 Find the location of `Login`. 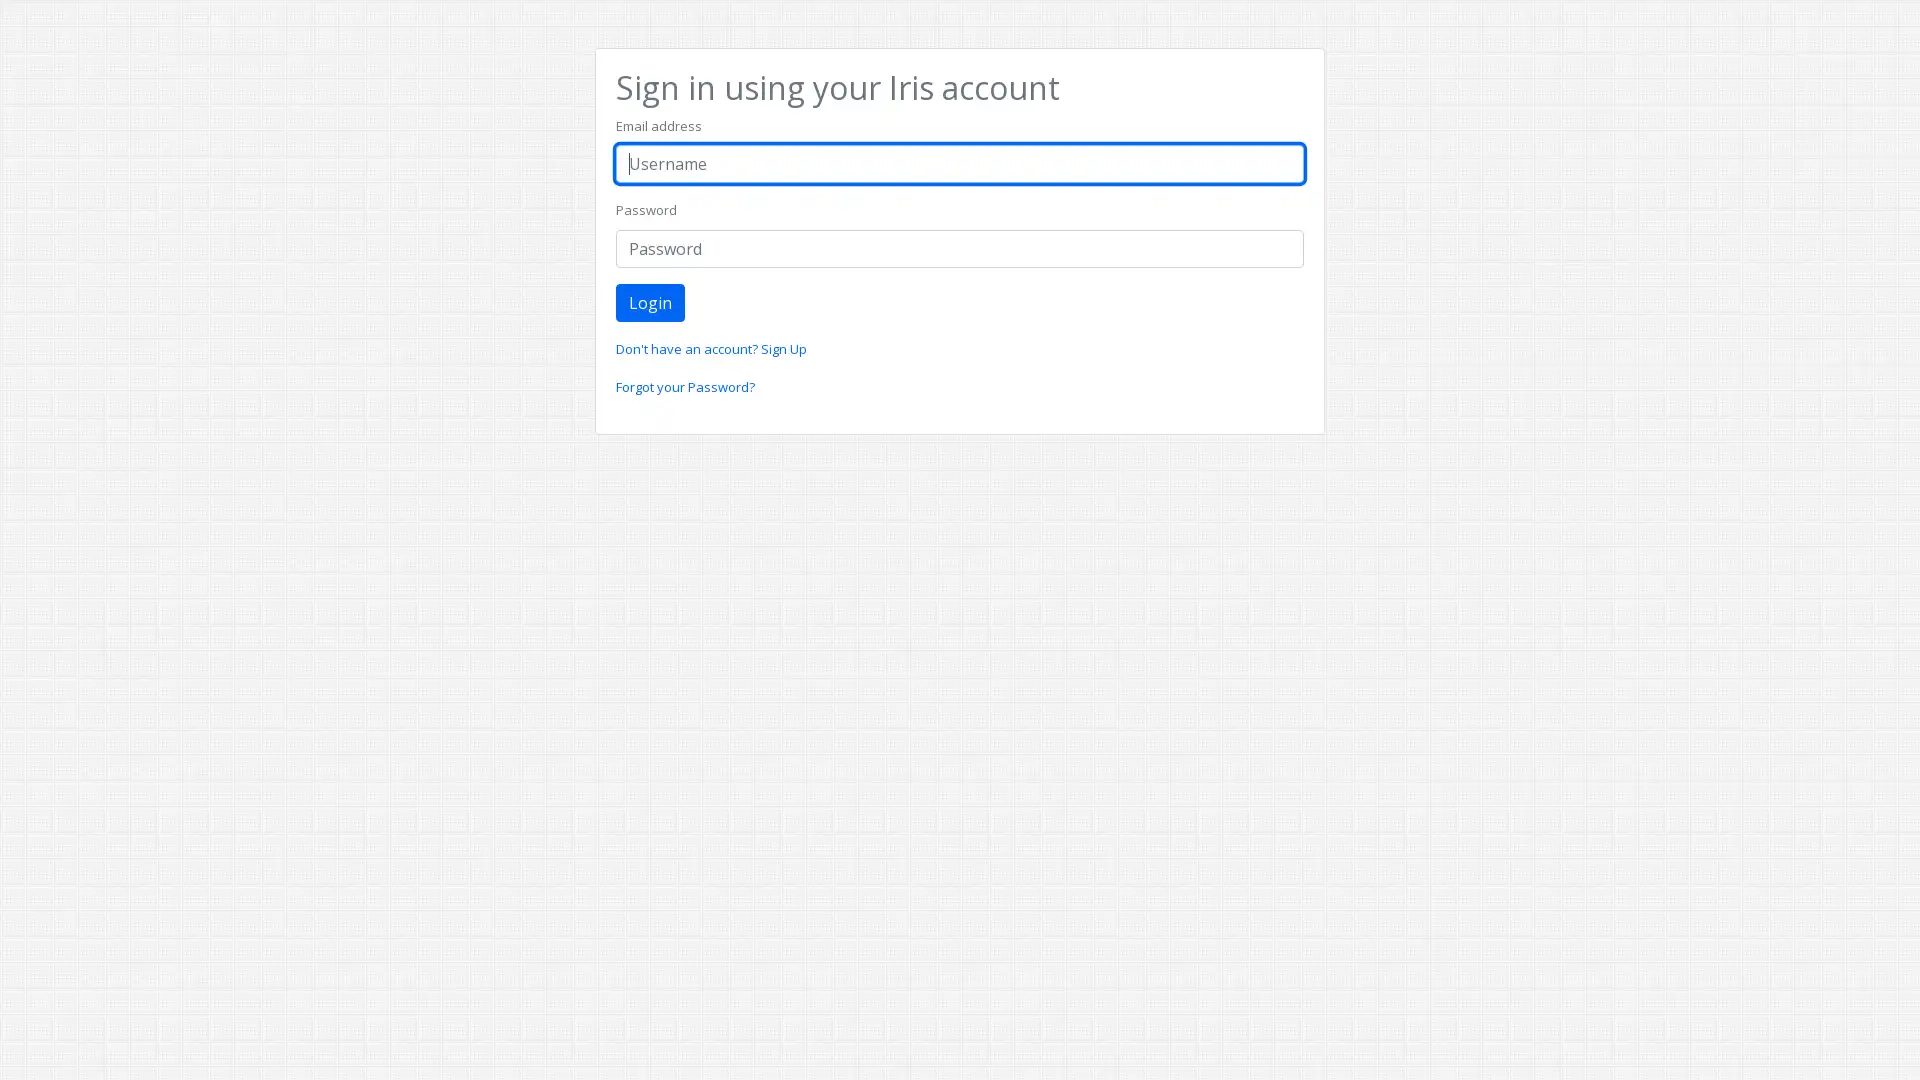

Login is located at coordinates (650, 301).